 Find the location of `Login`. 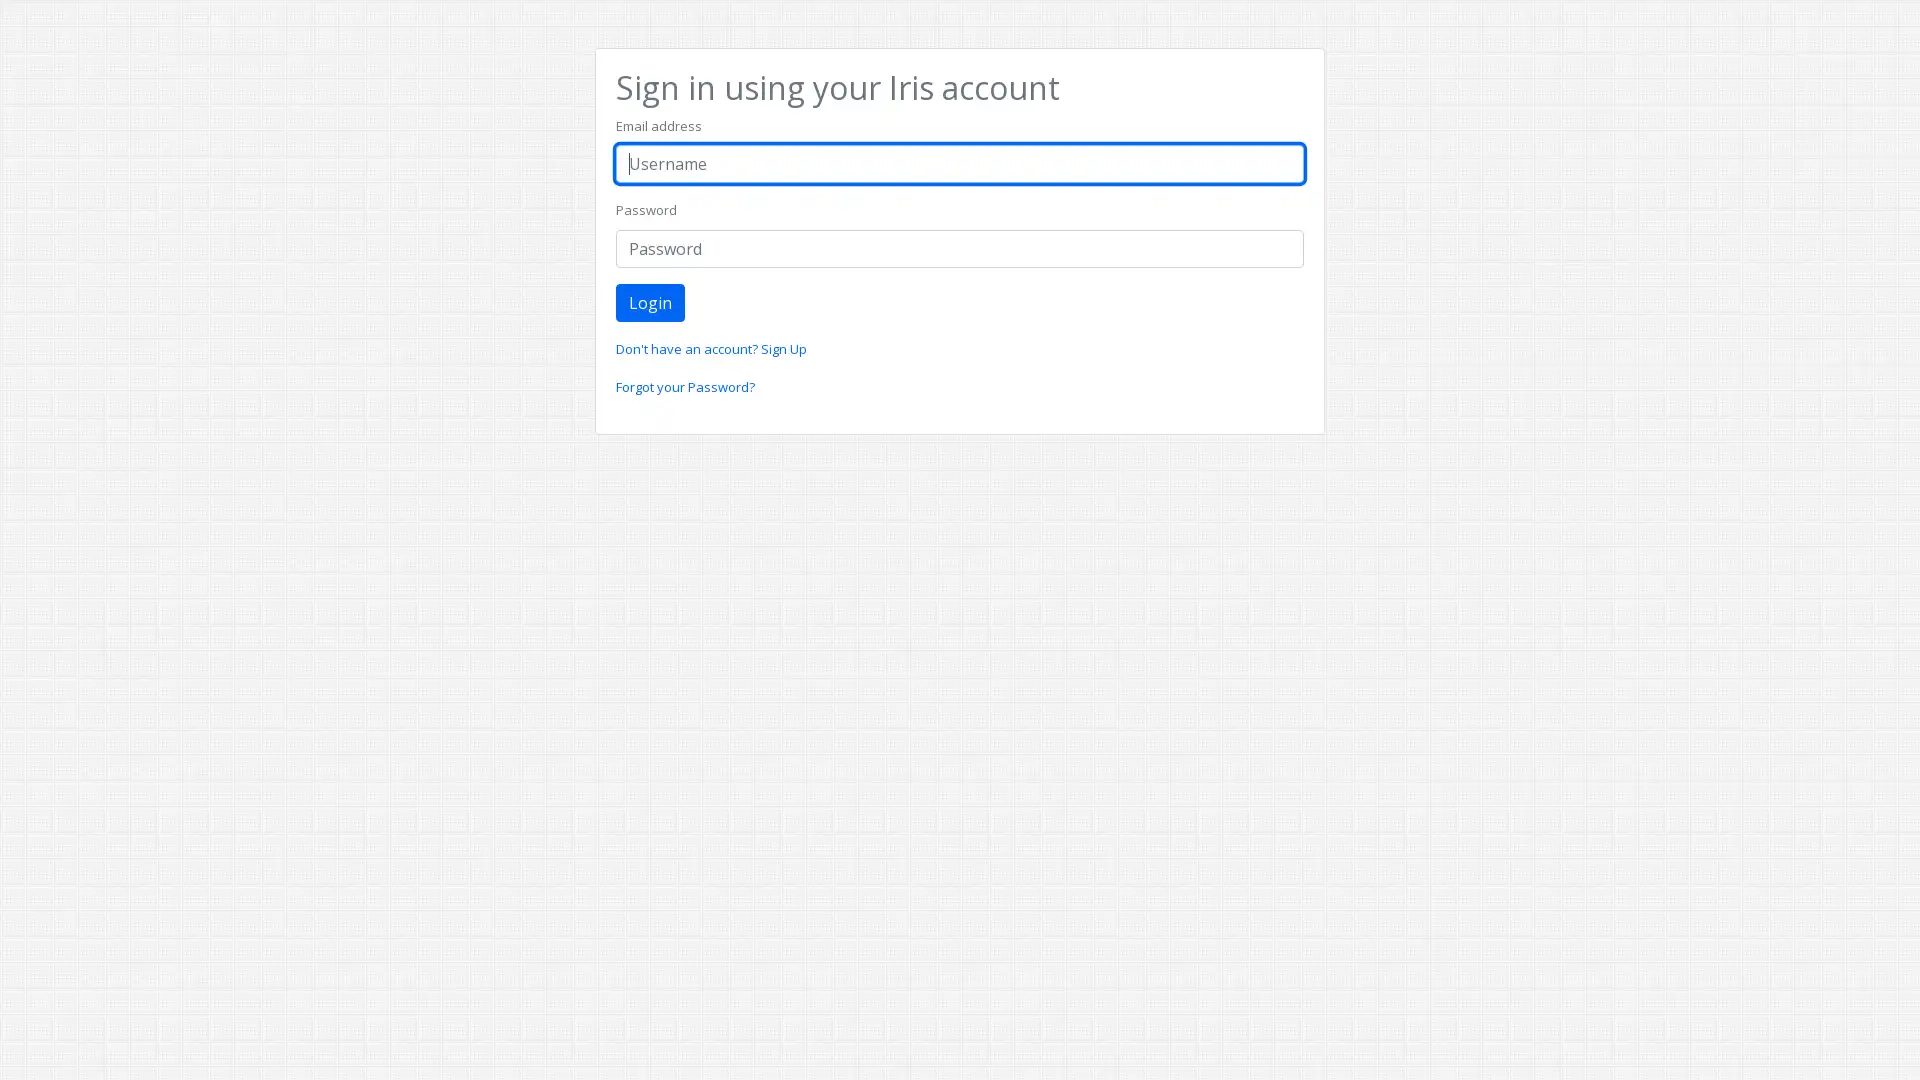

Login is located at coordinates (650, 301).